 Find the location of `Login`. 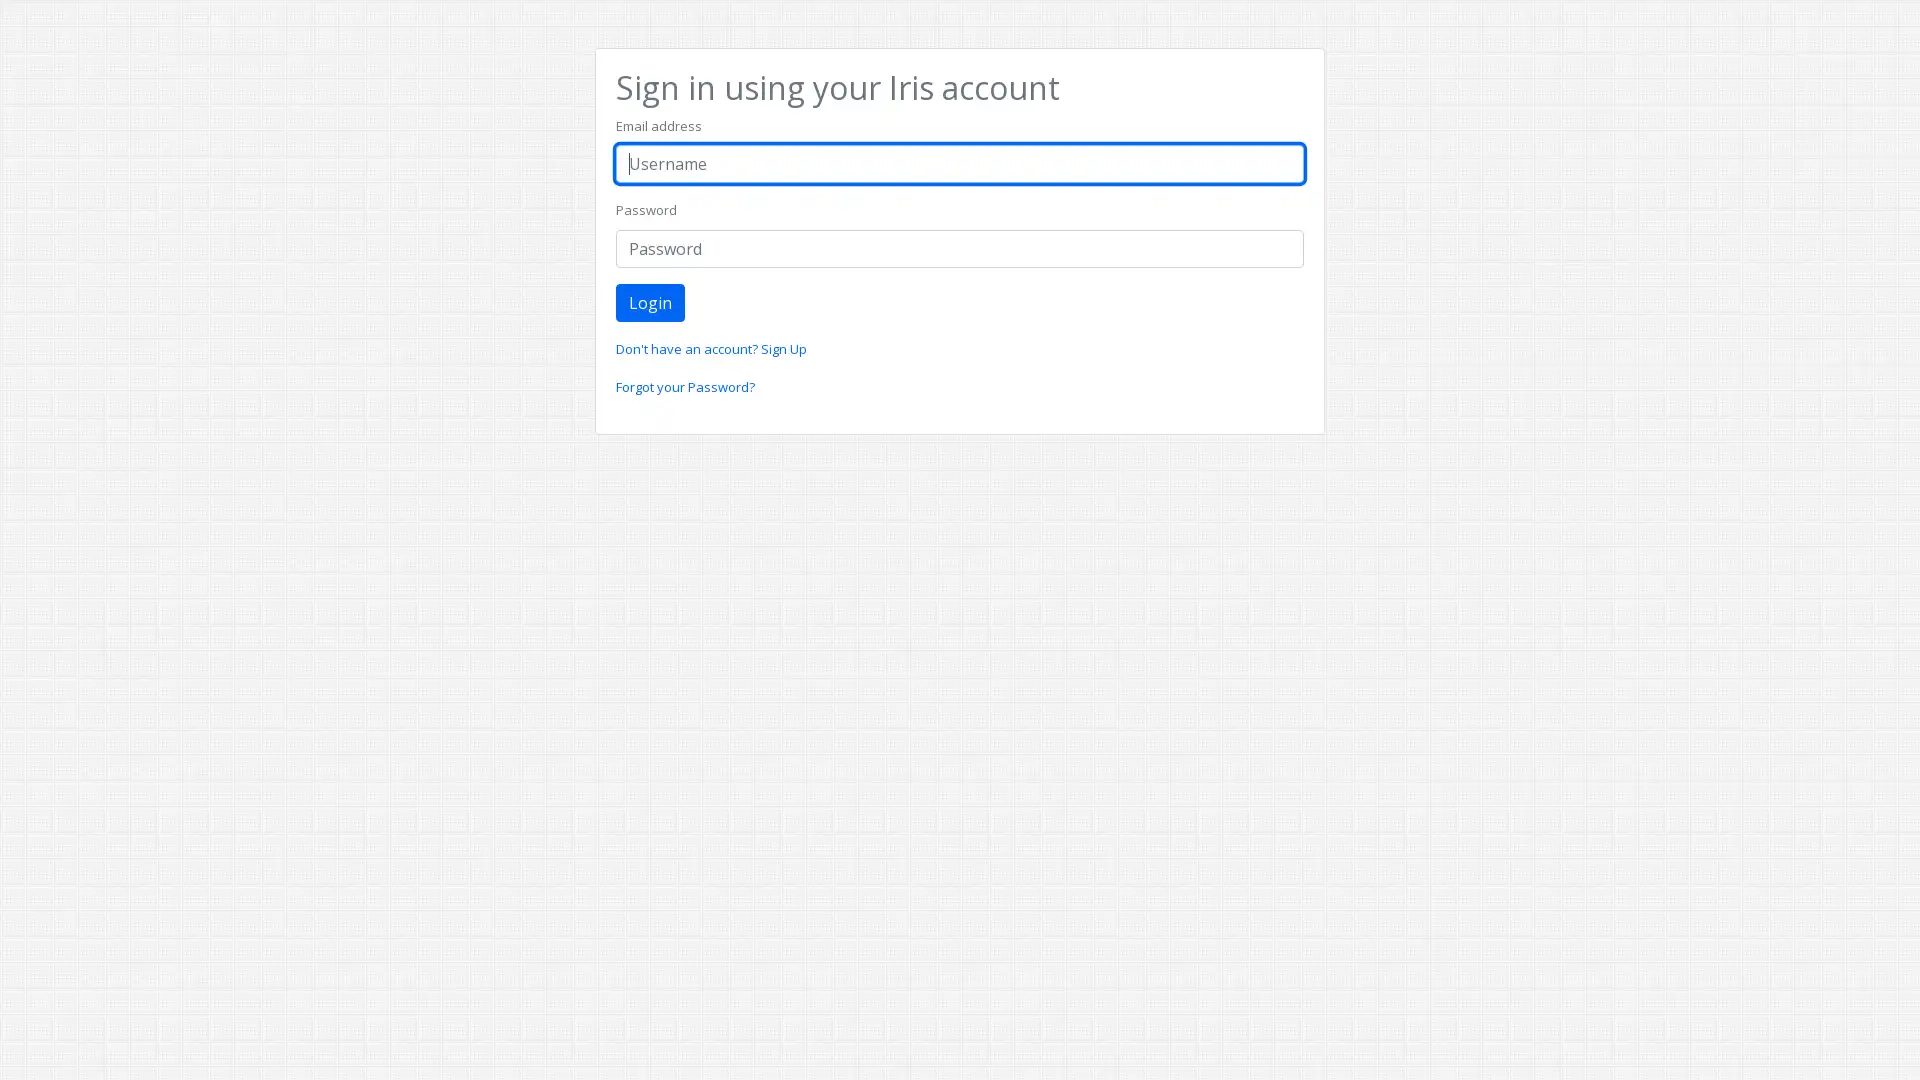

Login is located at coordinates (650, 301).